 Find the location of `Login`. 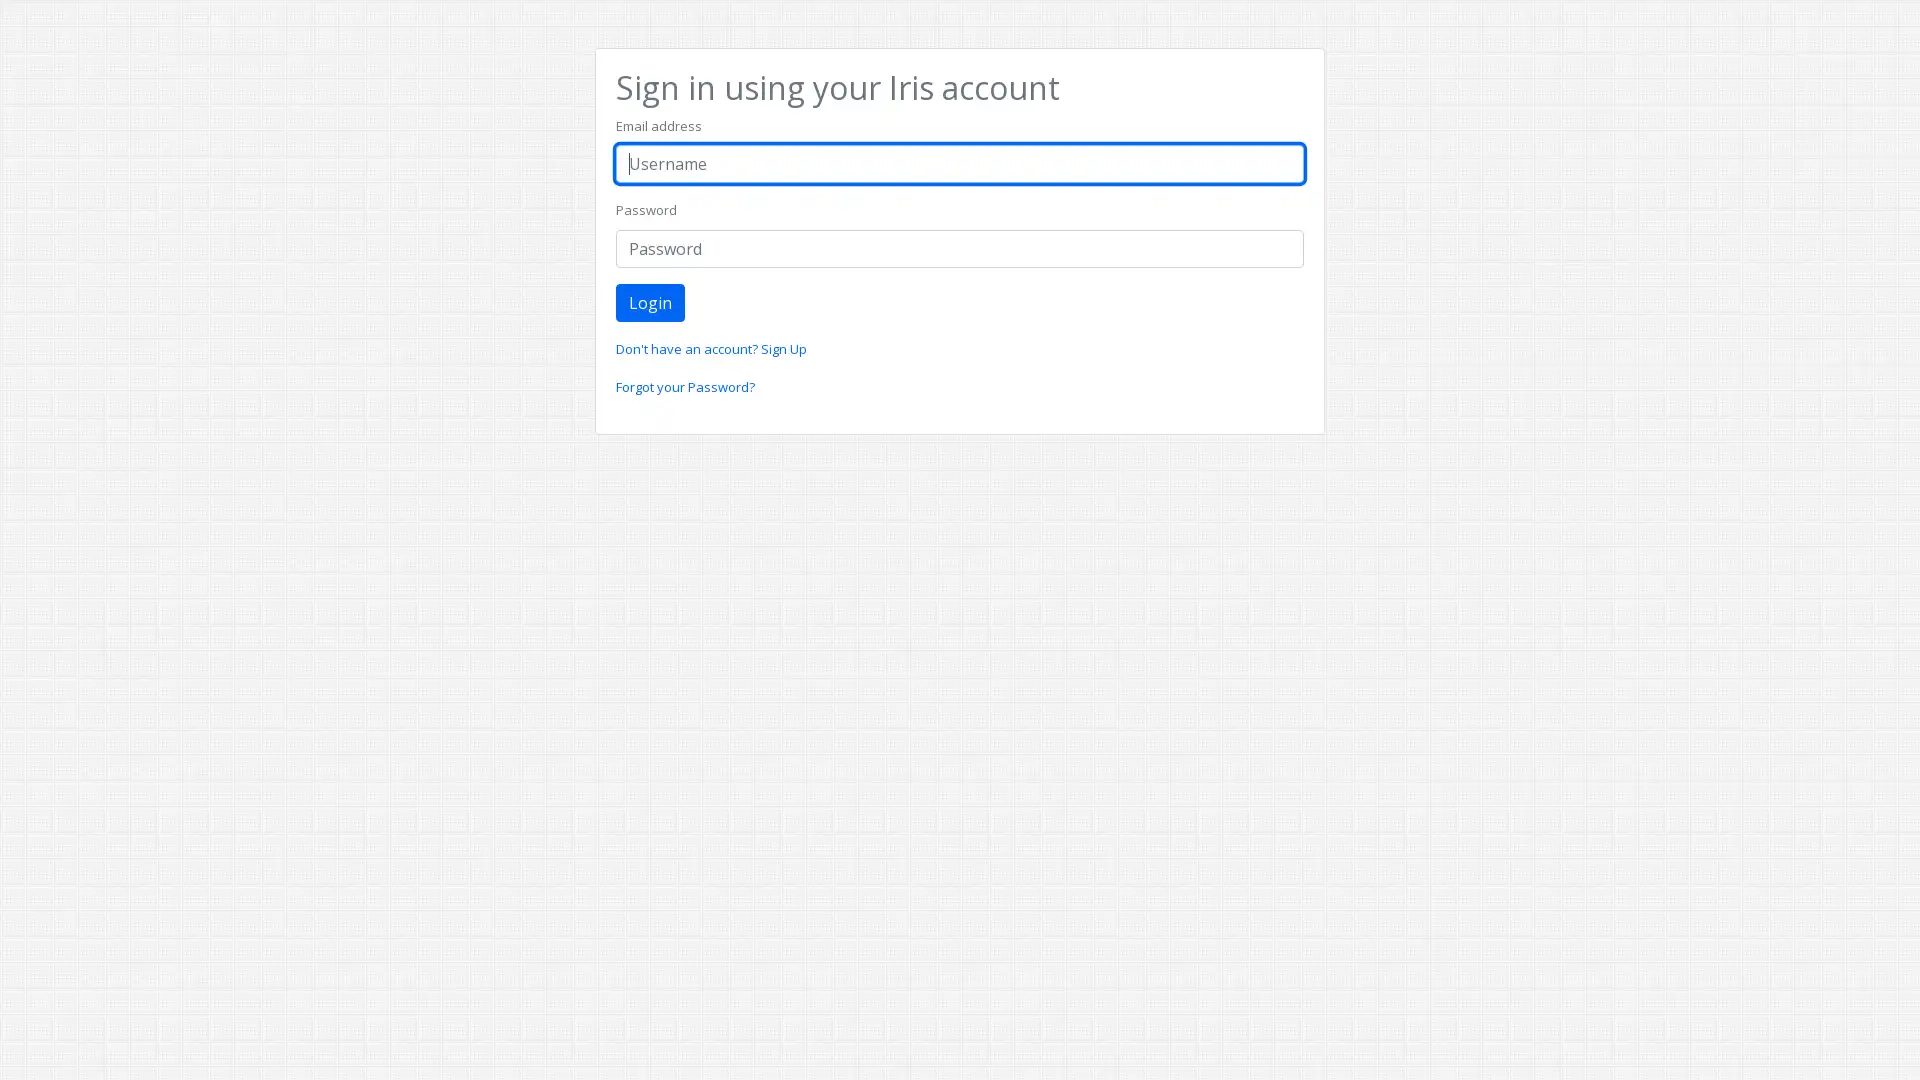

Login is located at coordinates (650, 301).